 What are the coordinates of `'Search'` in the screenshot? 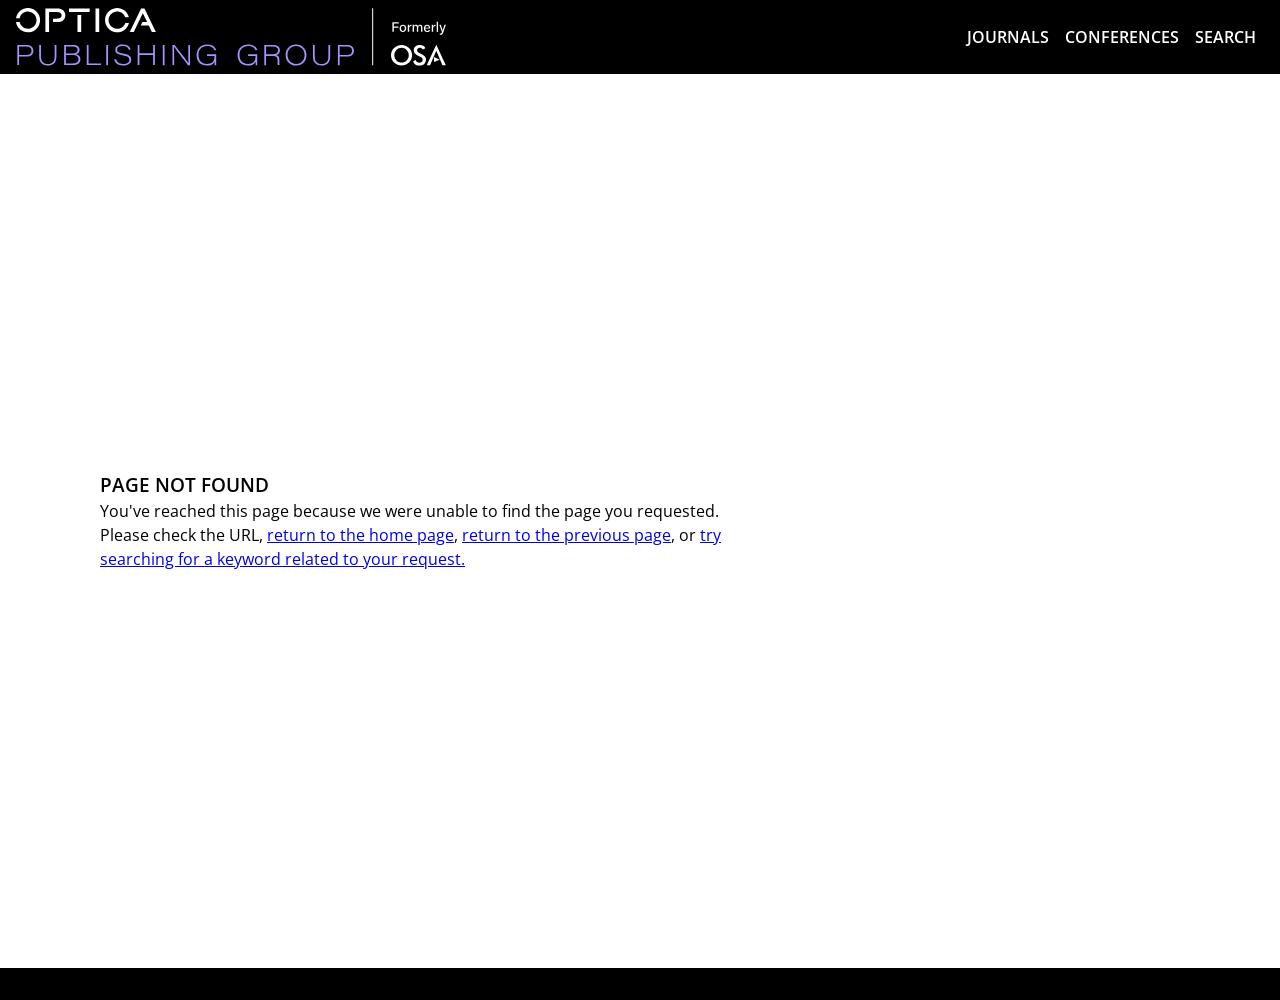 It's located at (1195, 37).